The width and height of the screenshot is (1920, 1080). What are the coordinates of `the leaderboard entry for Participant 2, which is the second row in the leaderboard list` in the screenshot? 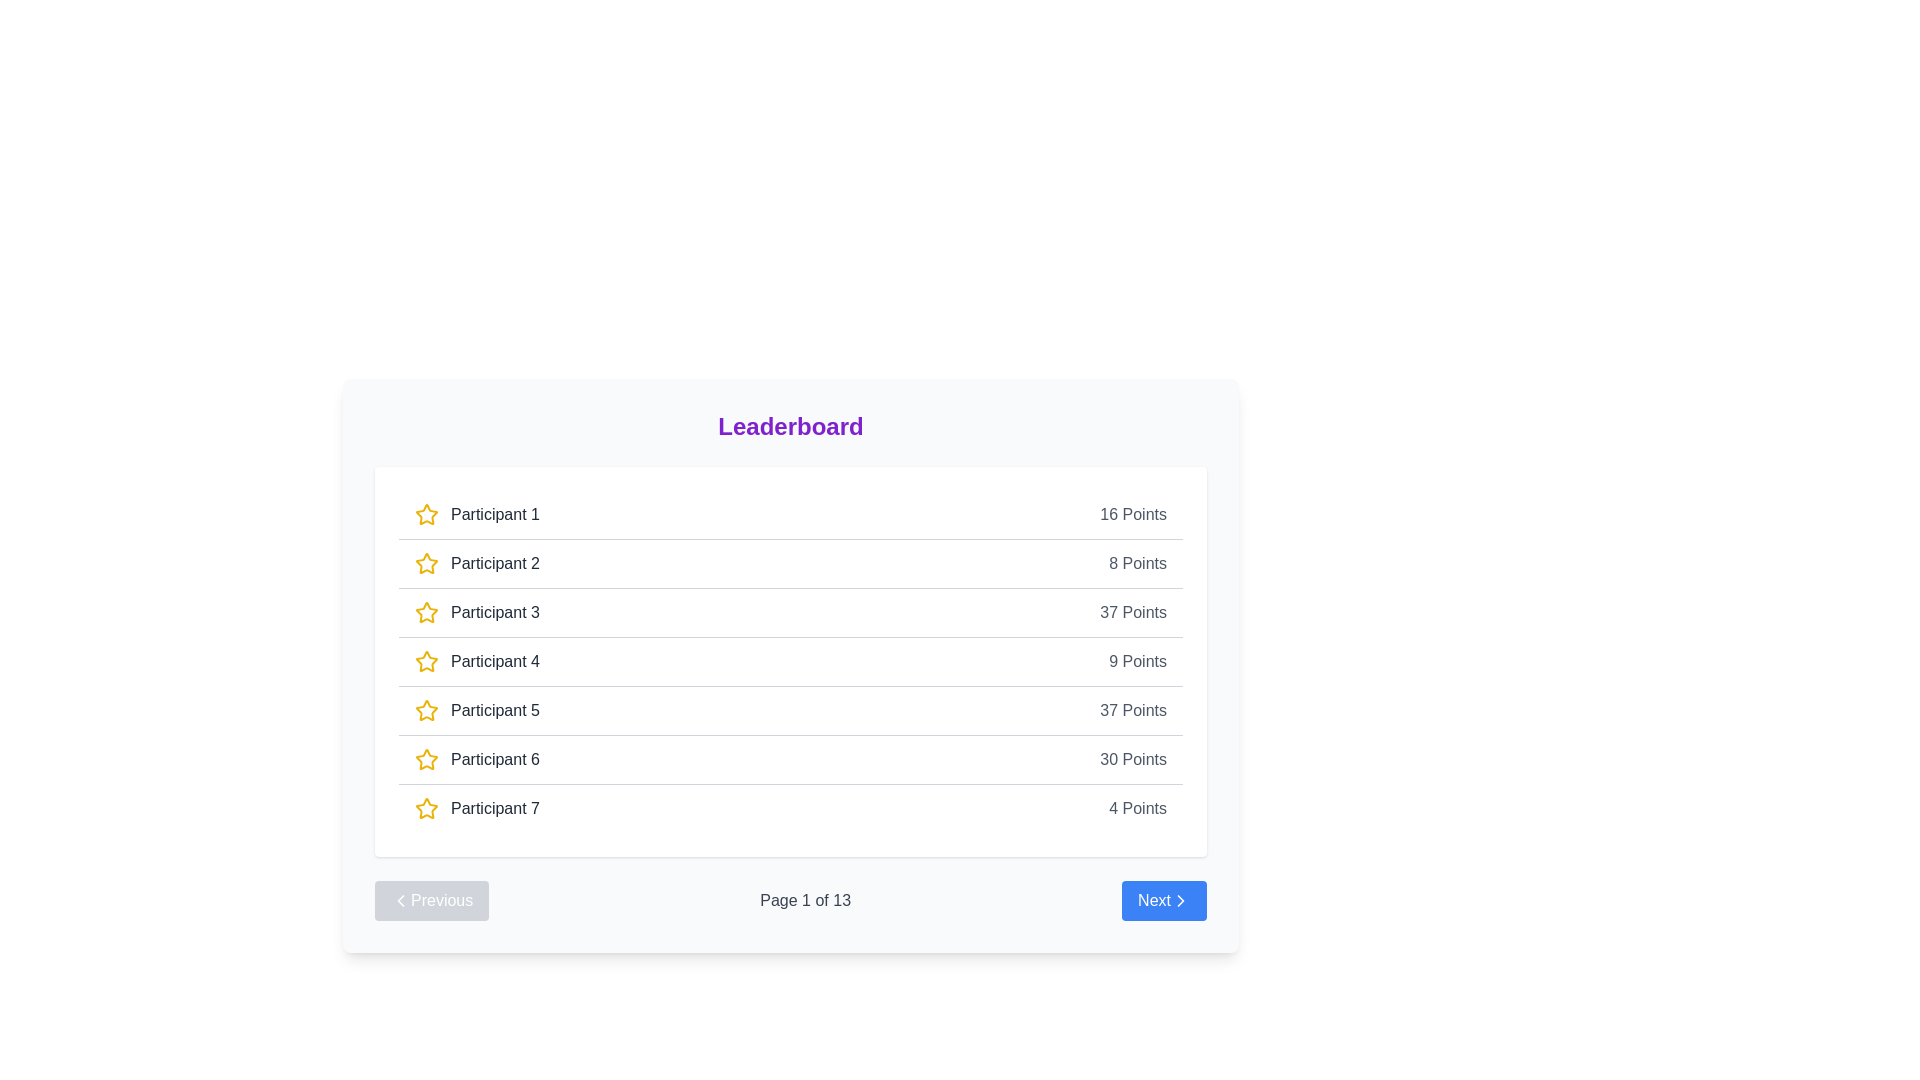 It's located at (790, 563).